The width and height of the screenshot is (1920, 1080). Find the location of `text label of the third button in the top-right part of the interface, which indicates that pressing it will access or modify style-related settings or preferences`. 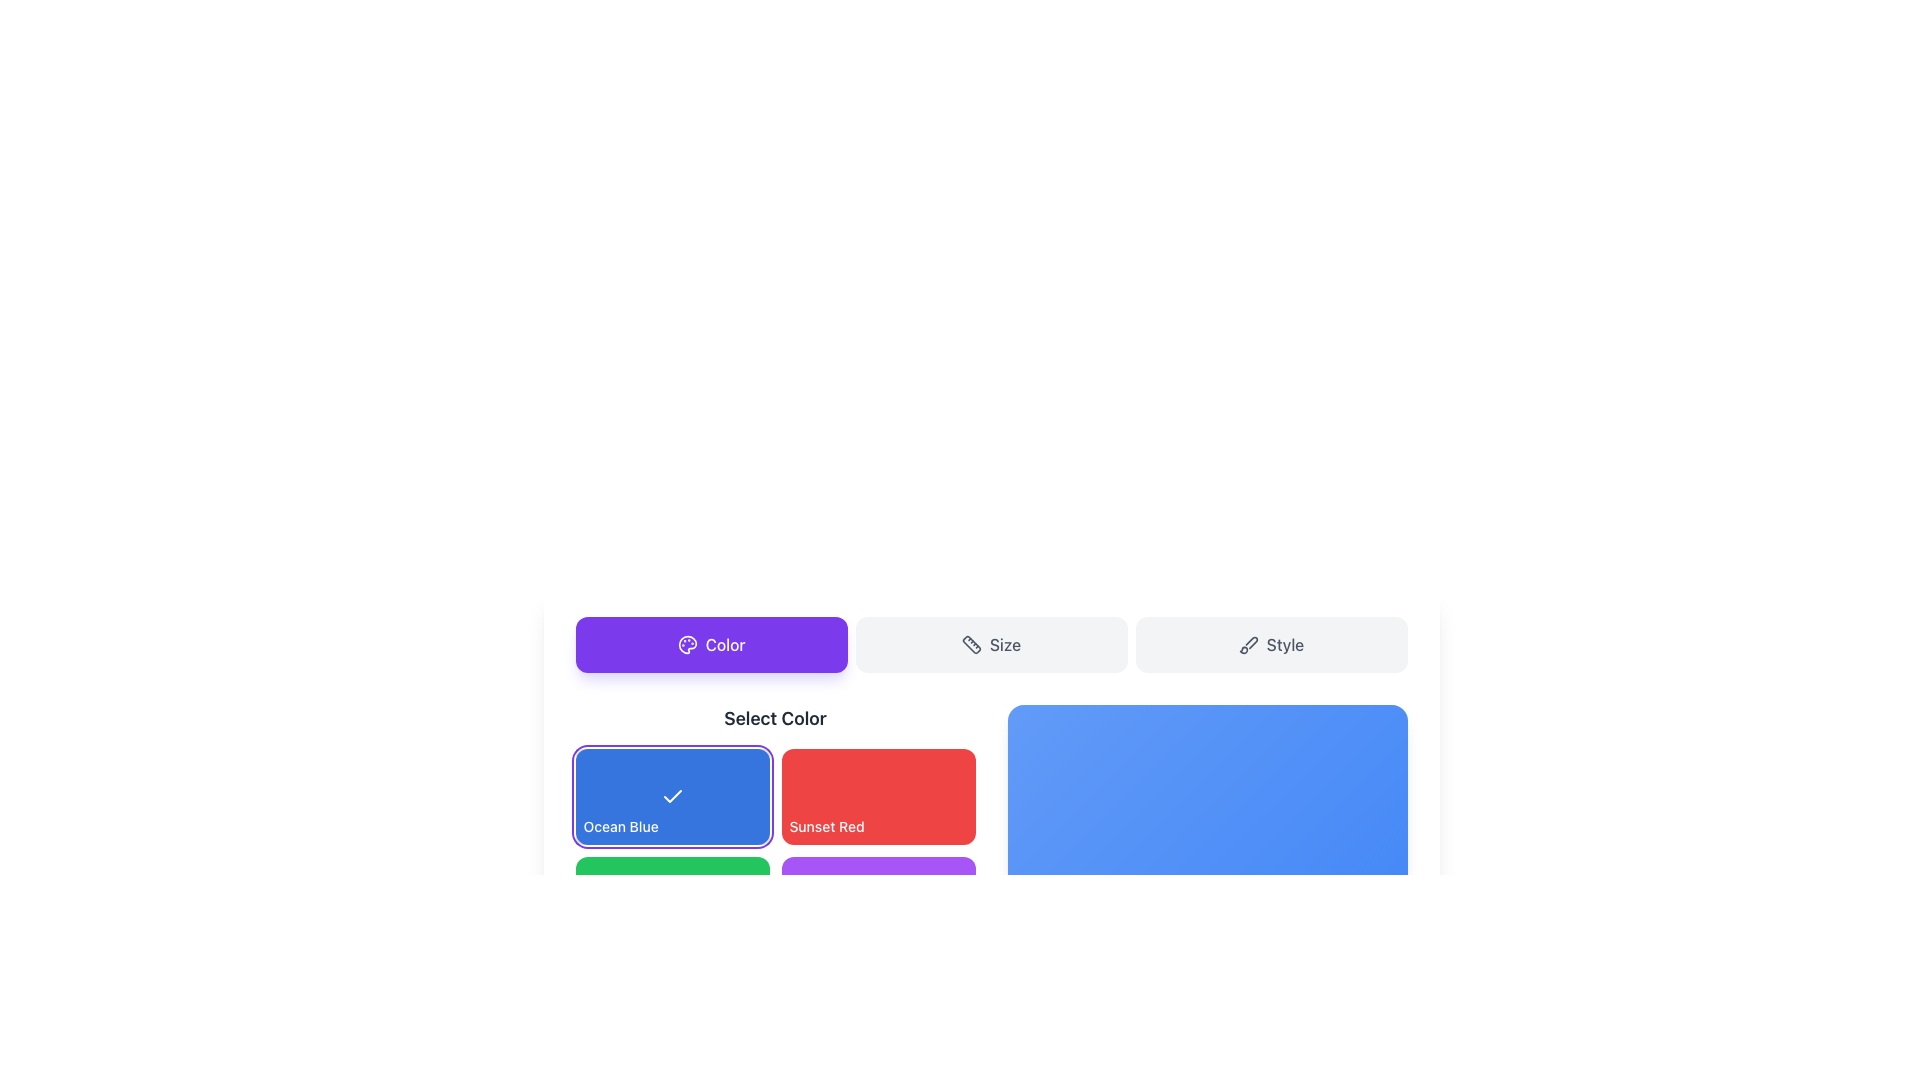

text label of the third button in the top-right part of the interface, which indicates that pressing it will access or modify style-related settings or preferences is located at coordinates (1285, 644).